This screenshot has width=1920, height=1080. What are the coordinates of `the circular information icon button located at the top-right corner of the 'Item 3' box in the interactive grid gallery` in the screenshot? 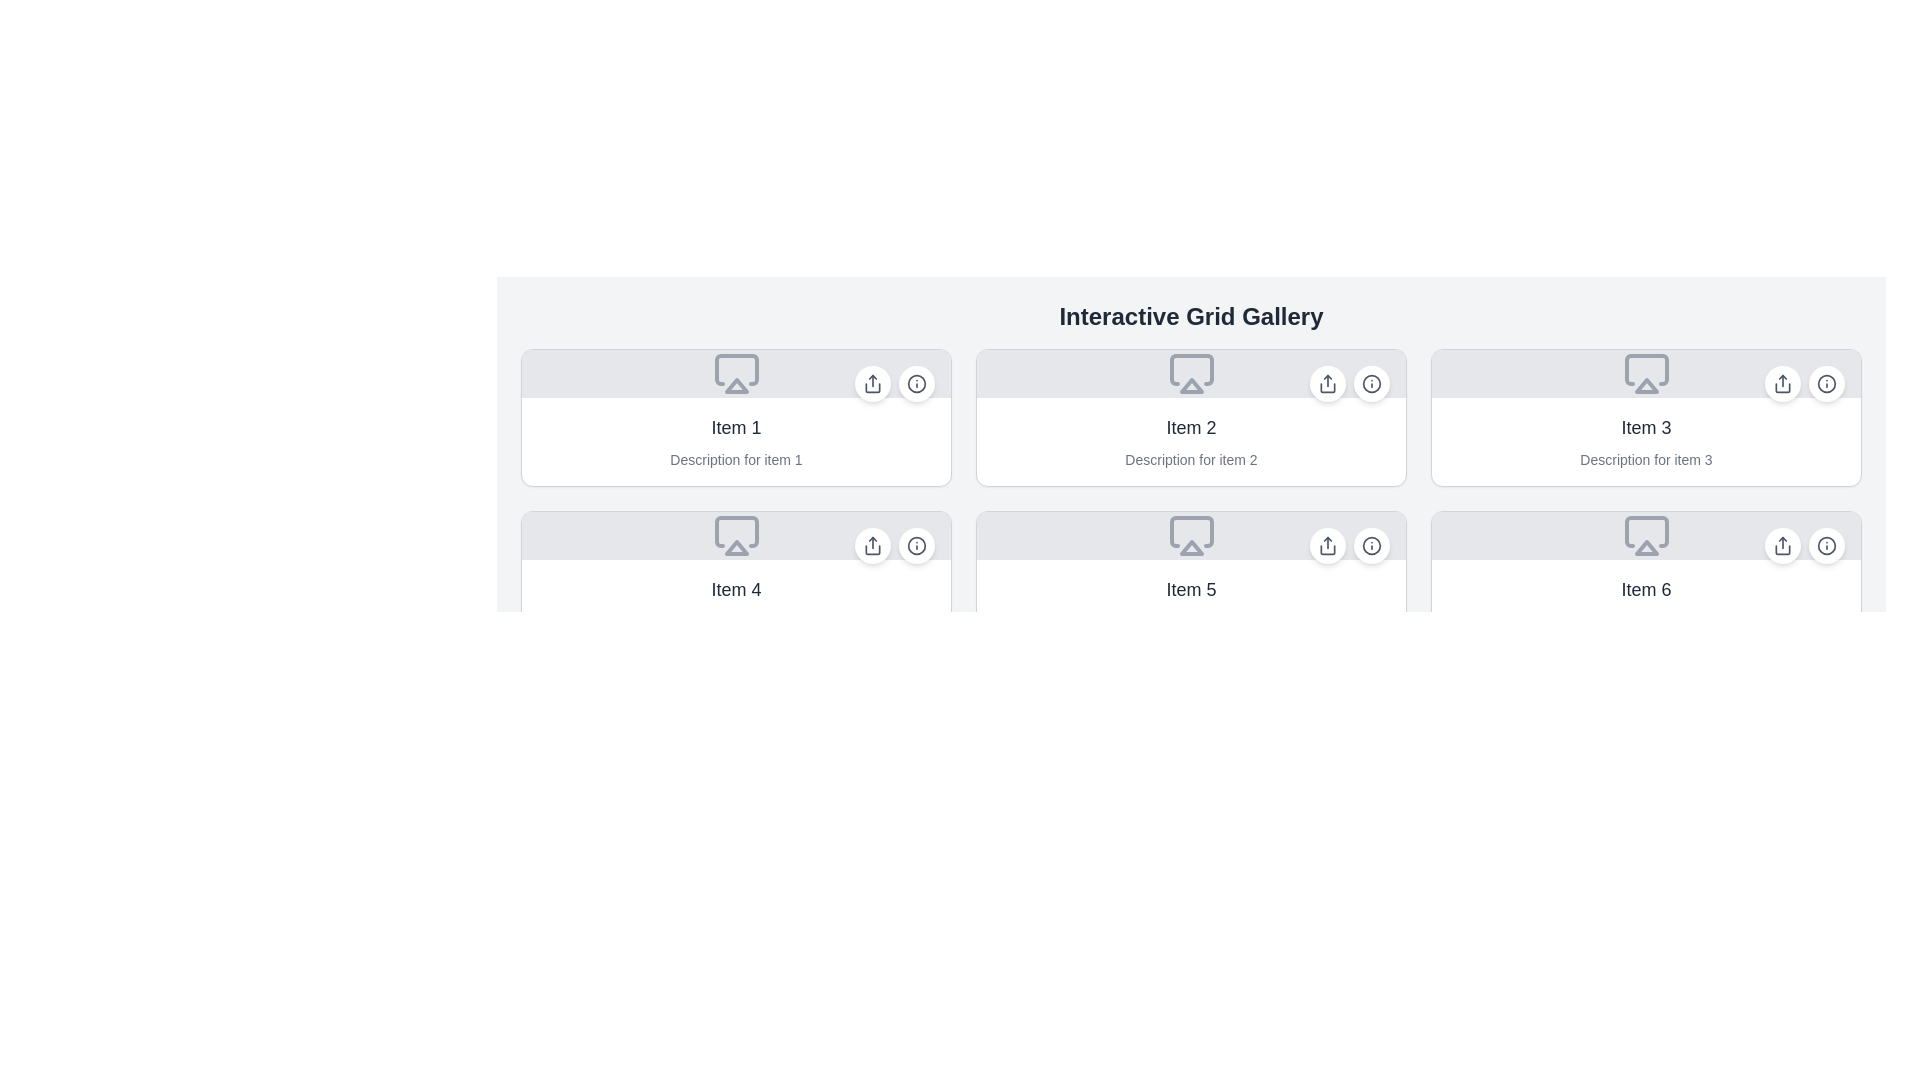 It's located at (1827, 384).